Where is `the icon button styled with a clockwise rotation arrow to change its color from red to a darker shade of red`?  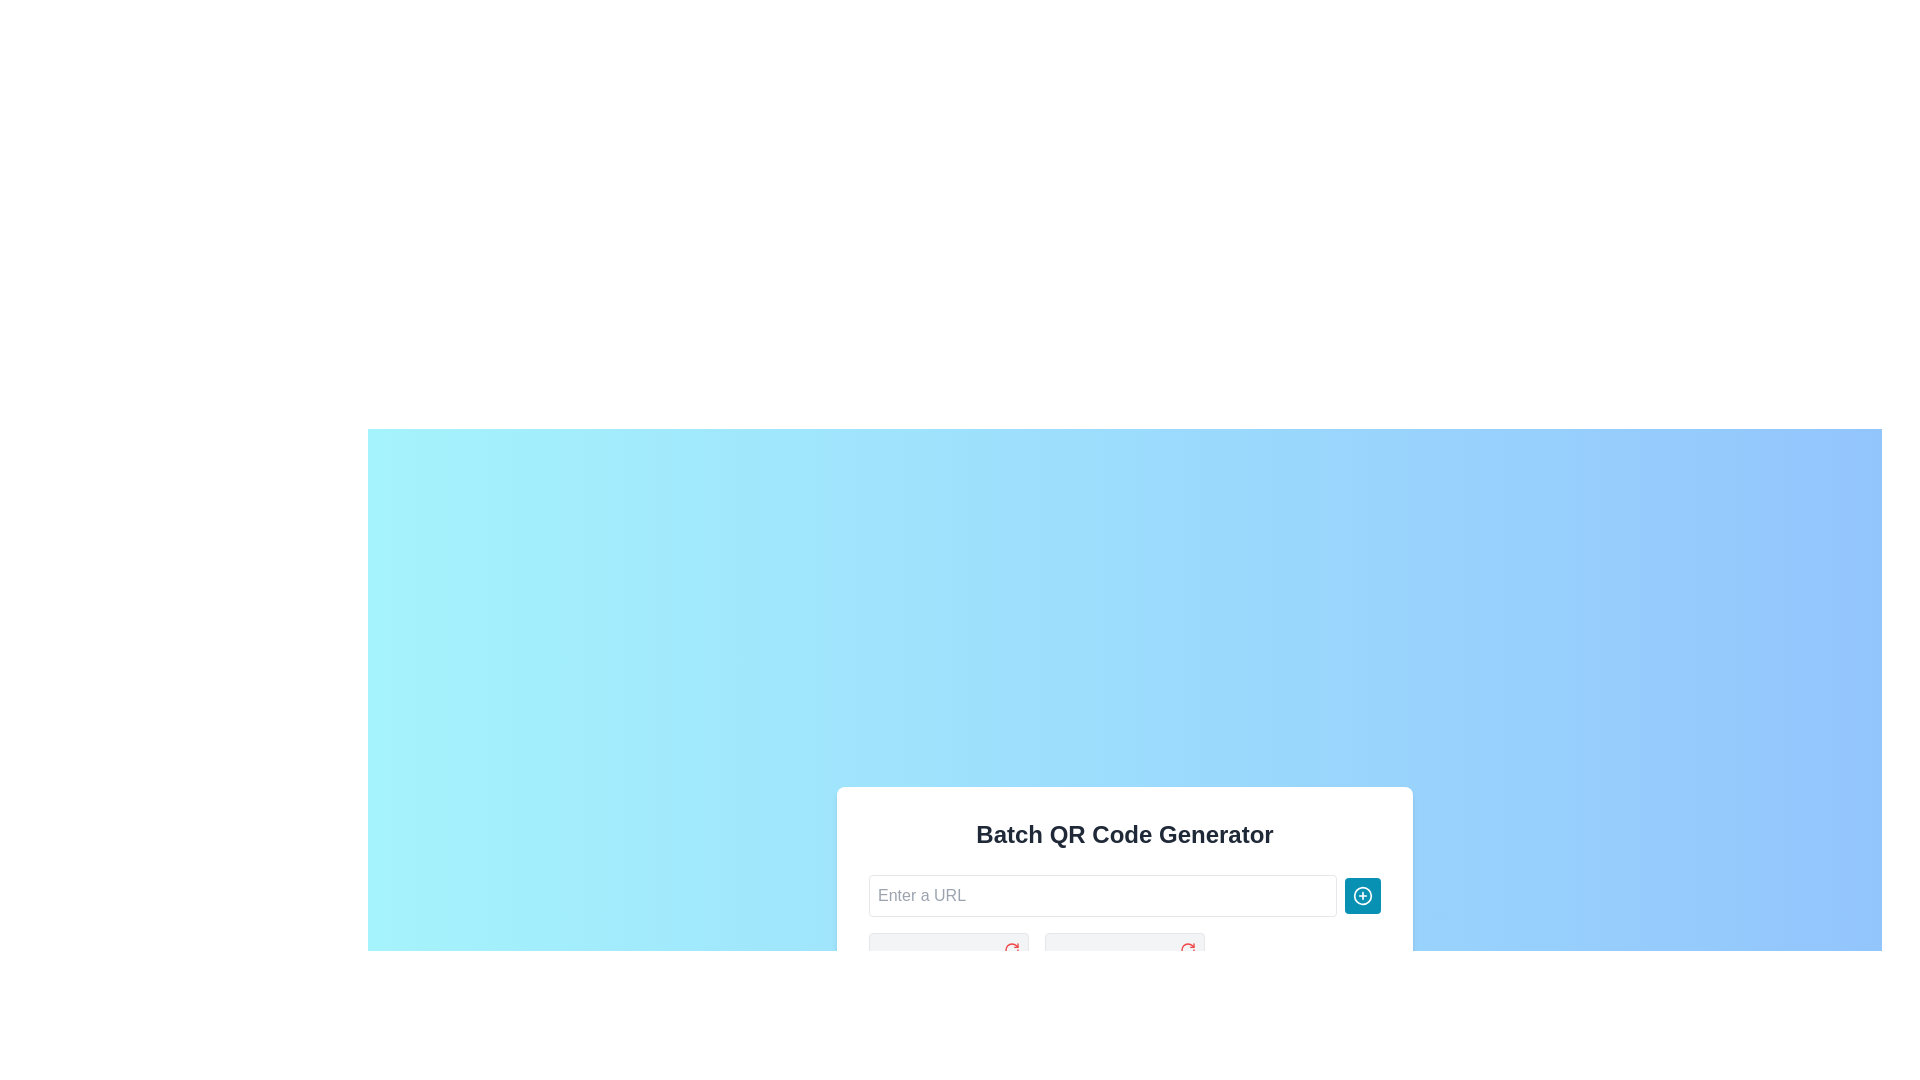 the icon button styled with a clockwise rotation arrow to change its color from red to a darker shade of red is located at coordinates (1012, 948).